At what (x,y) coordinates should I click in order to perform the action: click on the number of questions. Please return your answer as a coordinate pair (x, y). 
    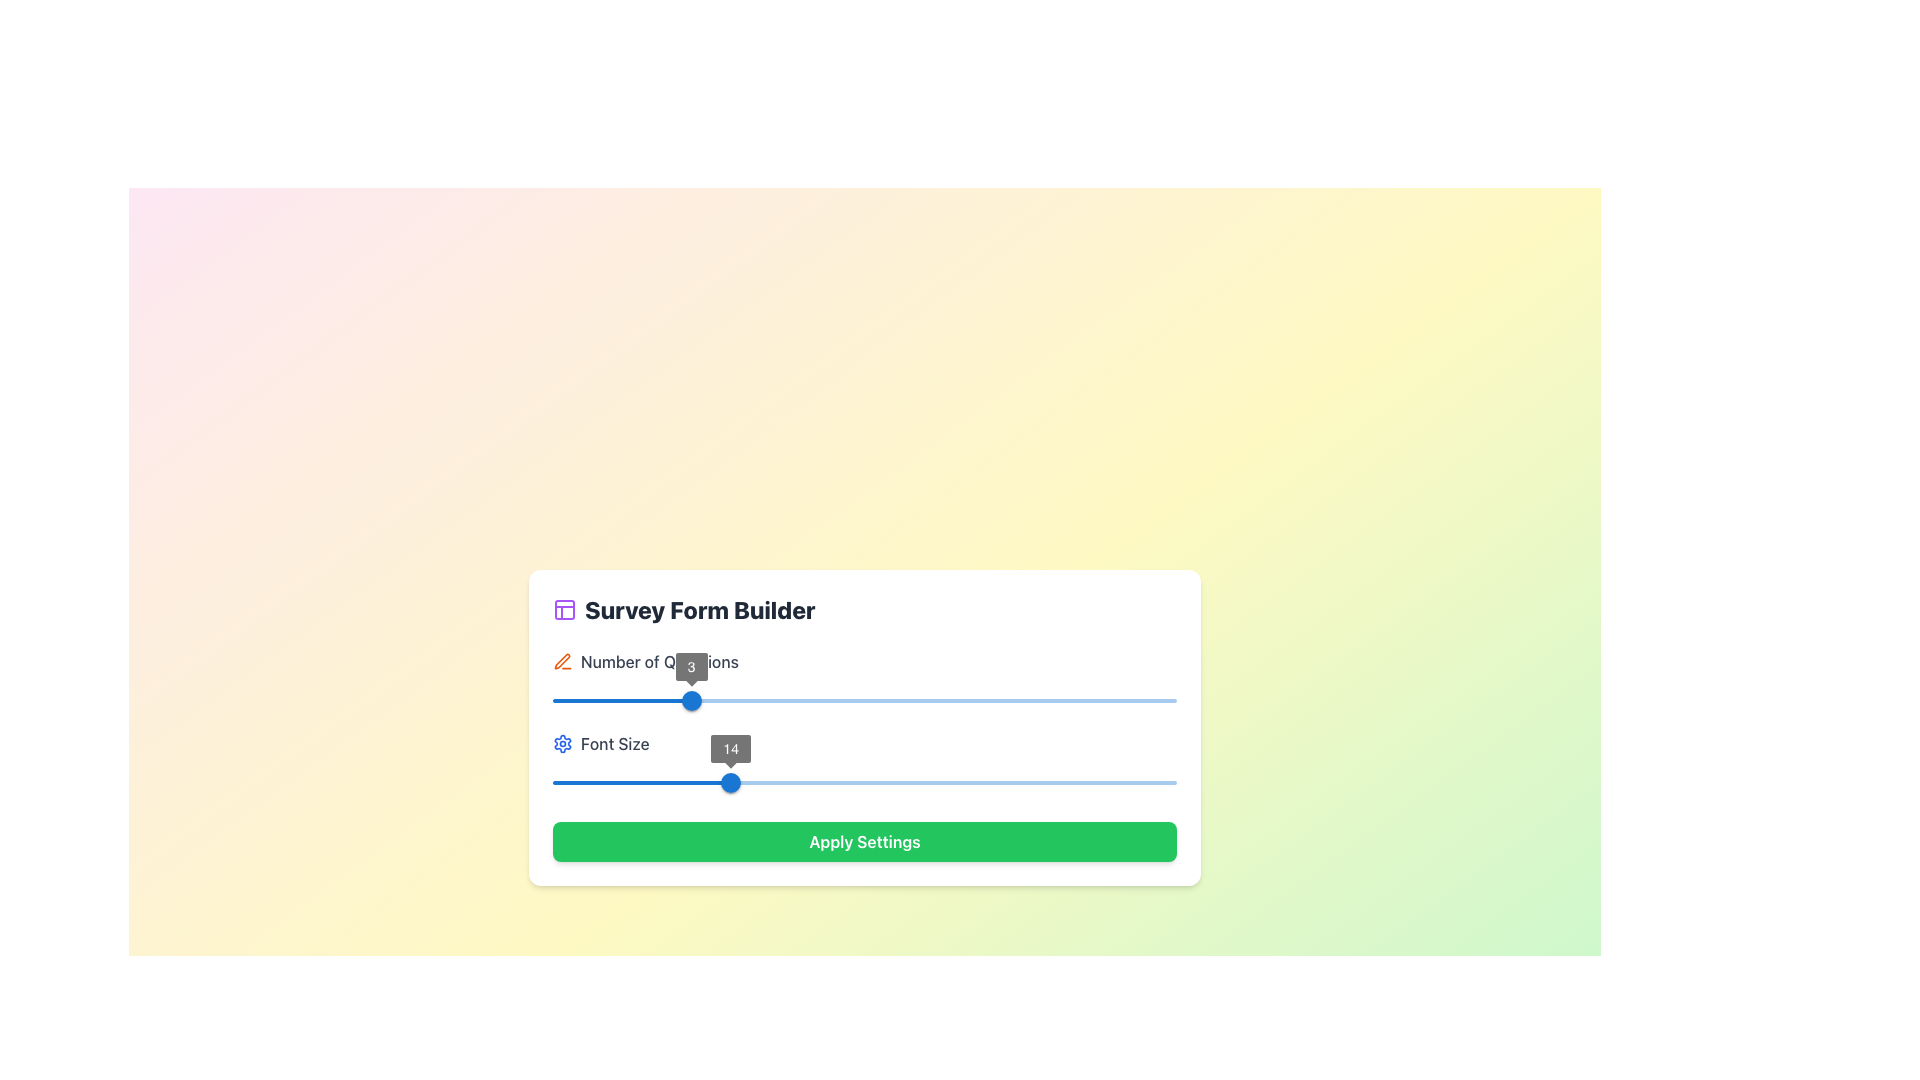
    Looking at the image, I should click on (732, 700).